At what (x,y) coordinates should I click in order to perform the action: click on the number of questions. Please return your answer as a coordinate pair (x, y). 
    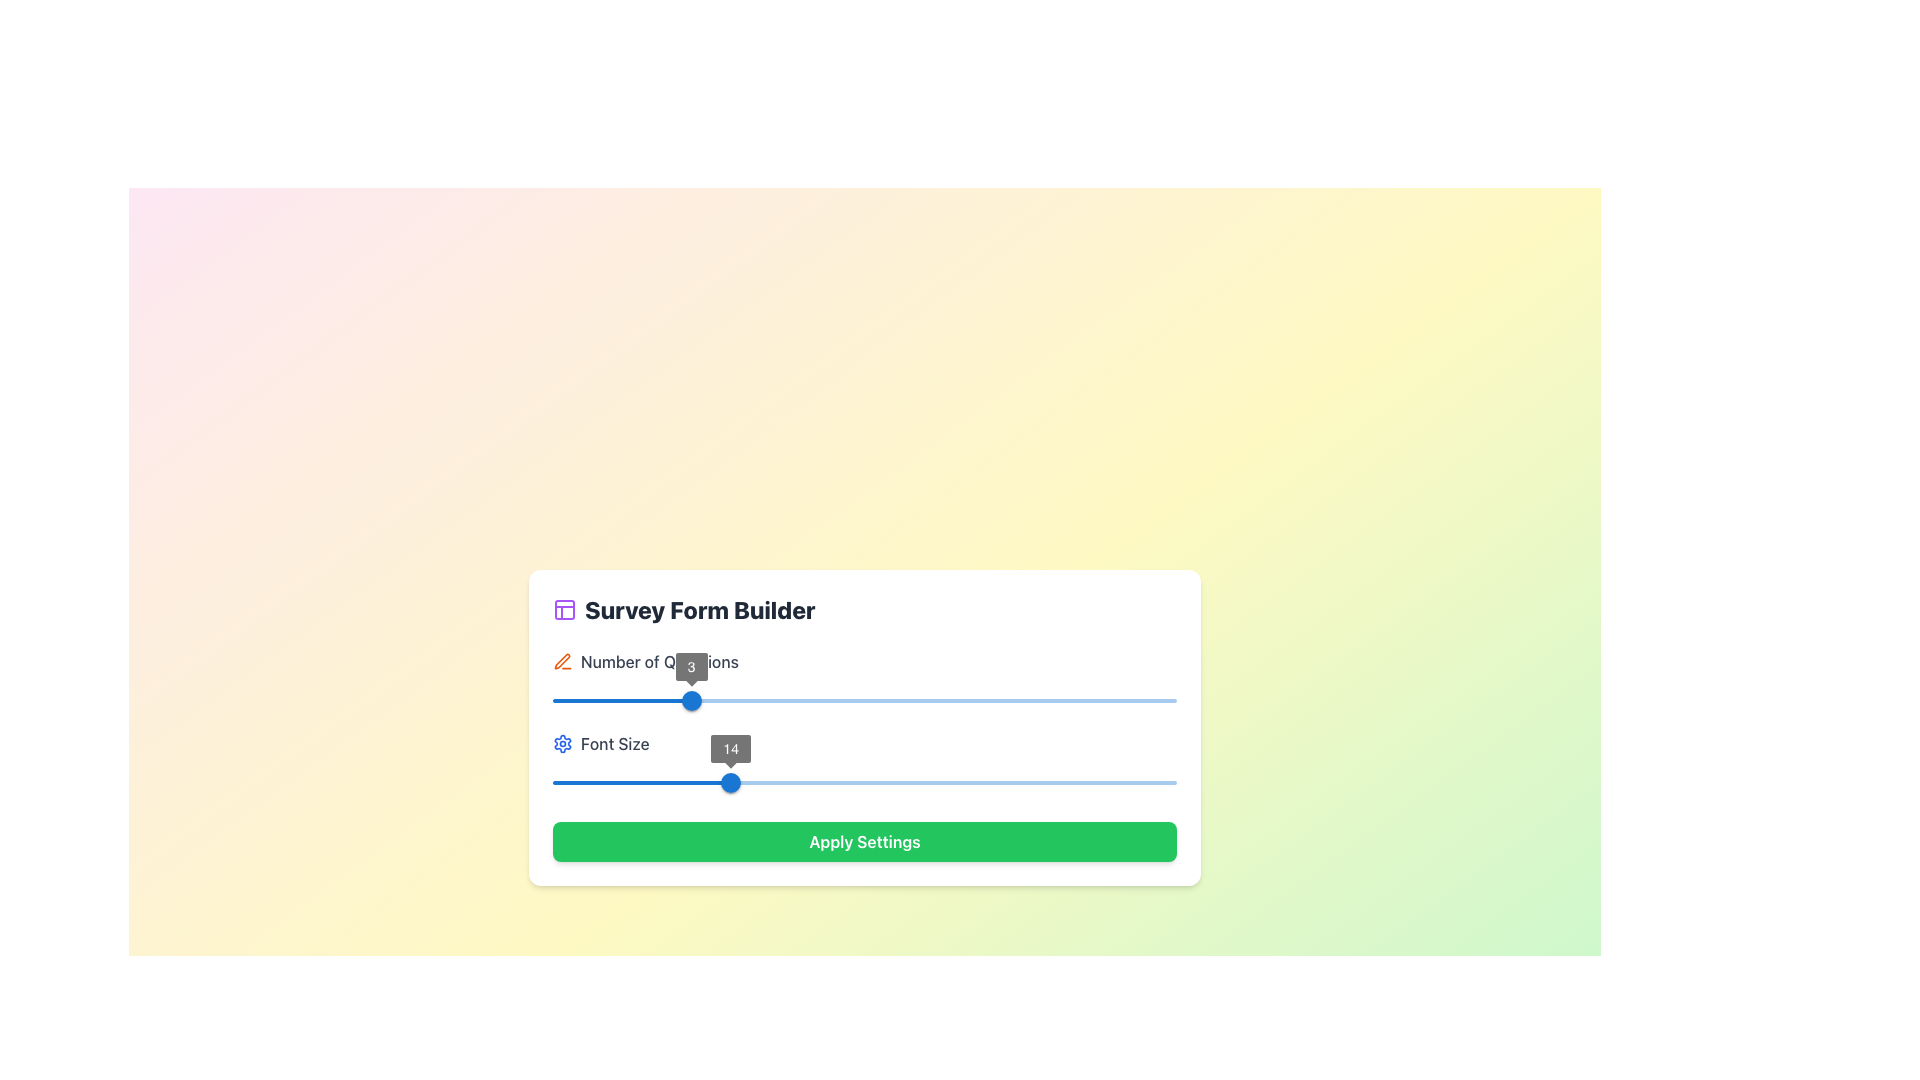
    Looking at the image, I should click on (732, 700).